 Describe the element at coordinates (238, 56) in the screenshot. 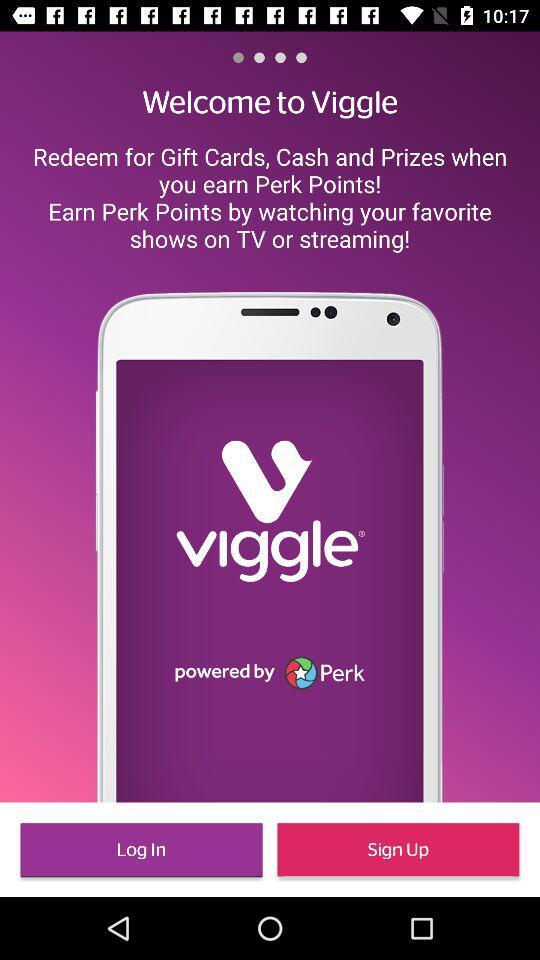

I see `the item above the welcome to viggle item` at that location.